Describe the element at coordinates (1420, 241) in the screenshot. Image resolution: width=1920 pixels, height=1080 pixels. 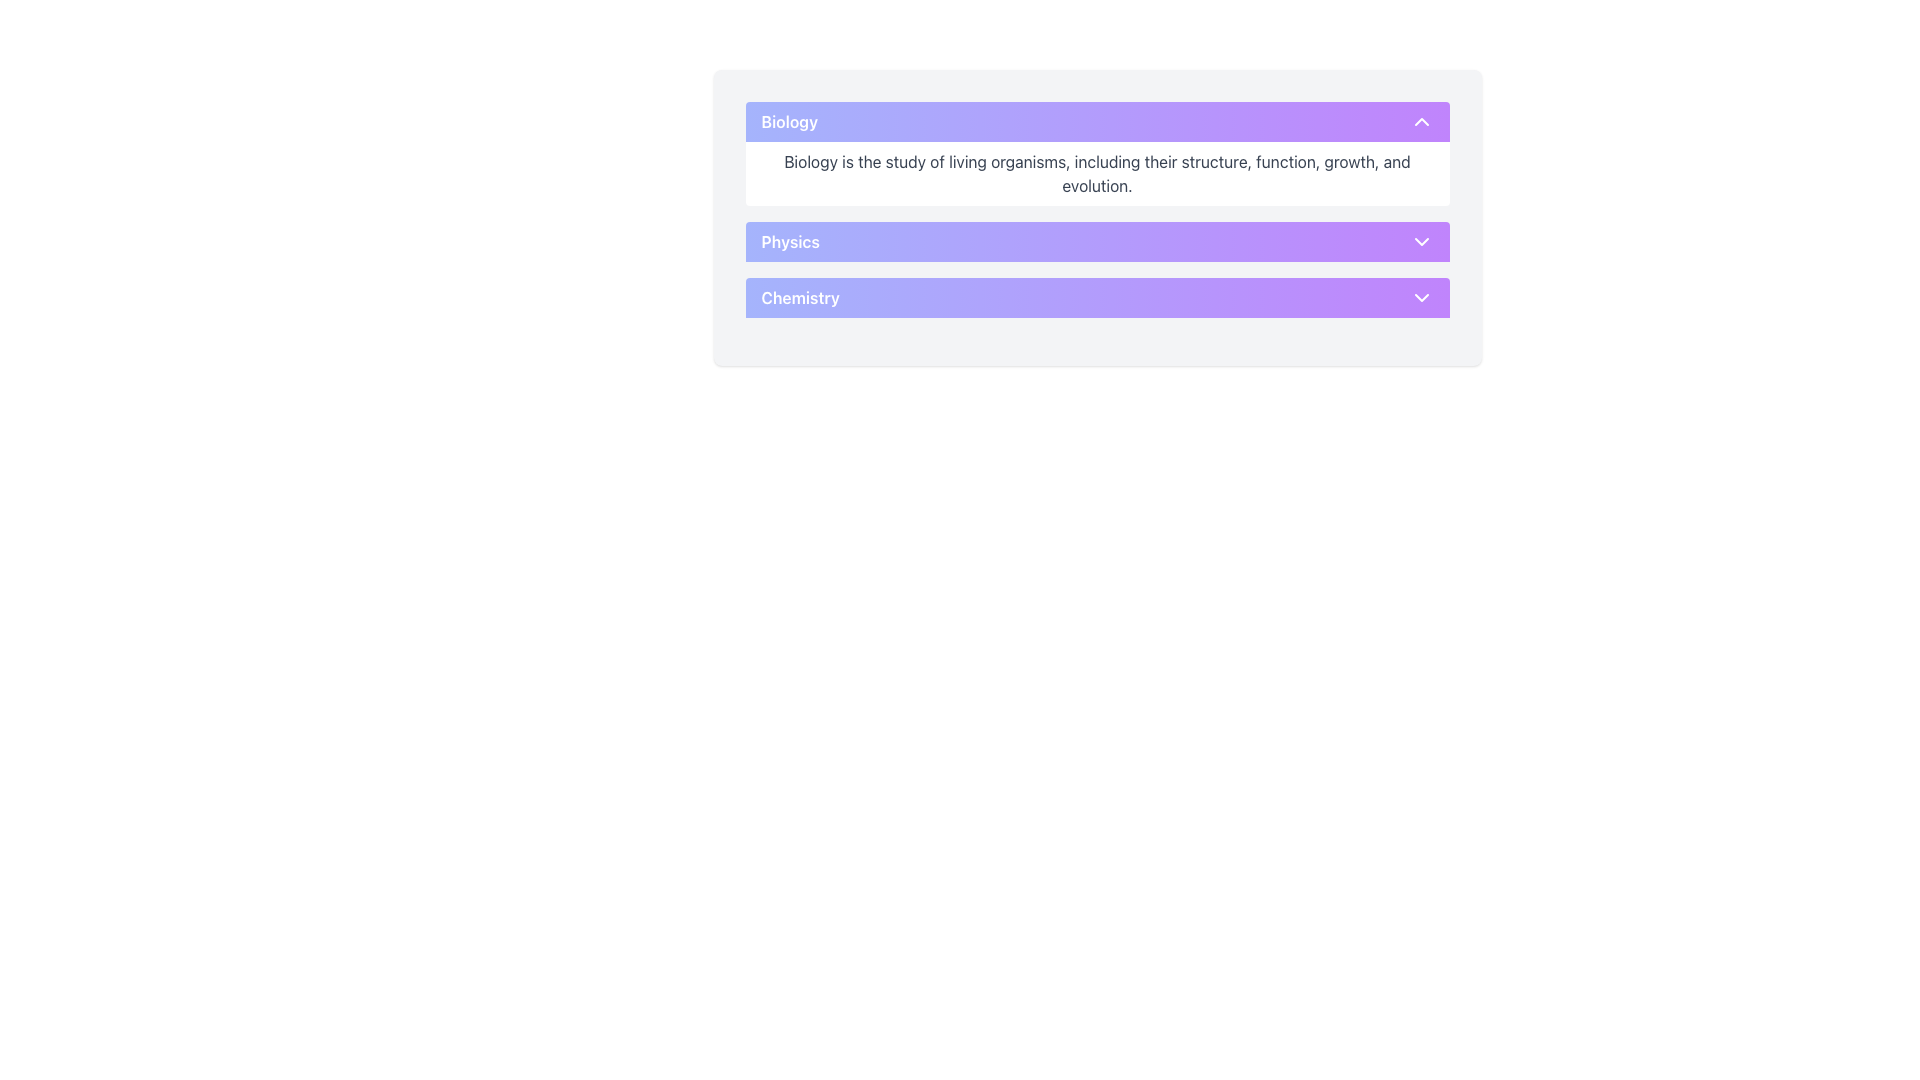
I see `the small downward-pointing chevron icon within the 'Physics' button that has a gradient purple background` at that location.